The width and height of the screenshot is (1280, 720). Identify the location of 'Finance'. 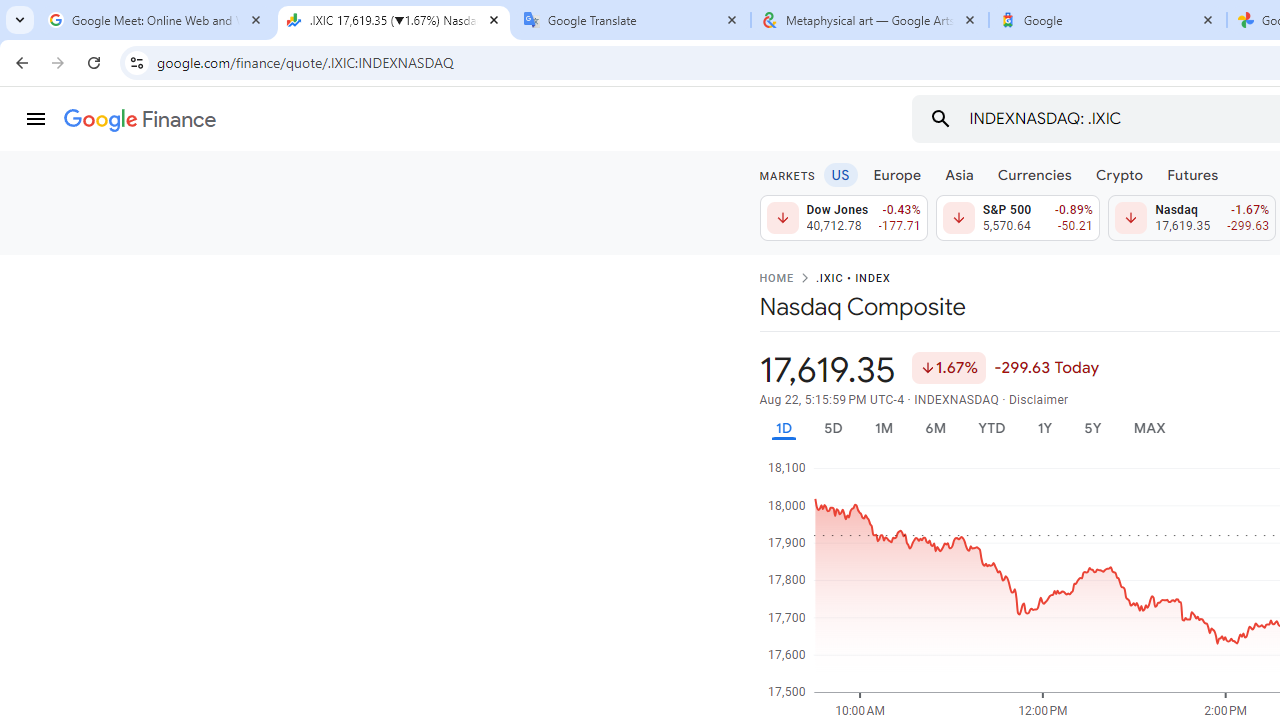
(139, 120).